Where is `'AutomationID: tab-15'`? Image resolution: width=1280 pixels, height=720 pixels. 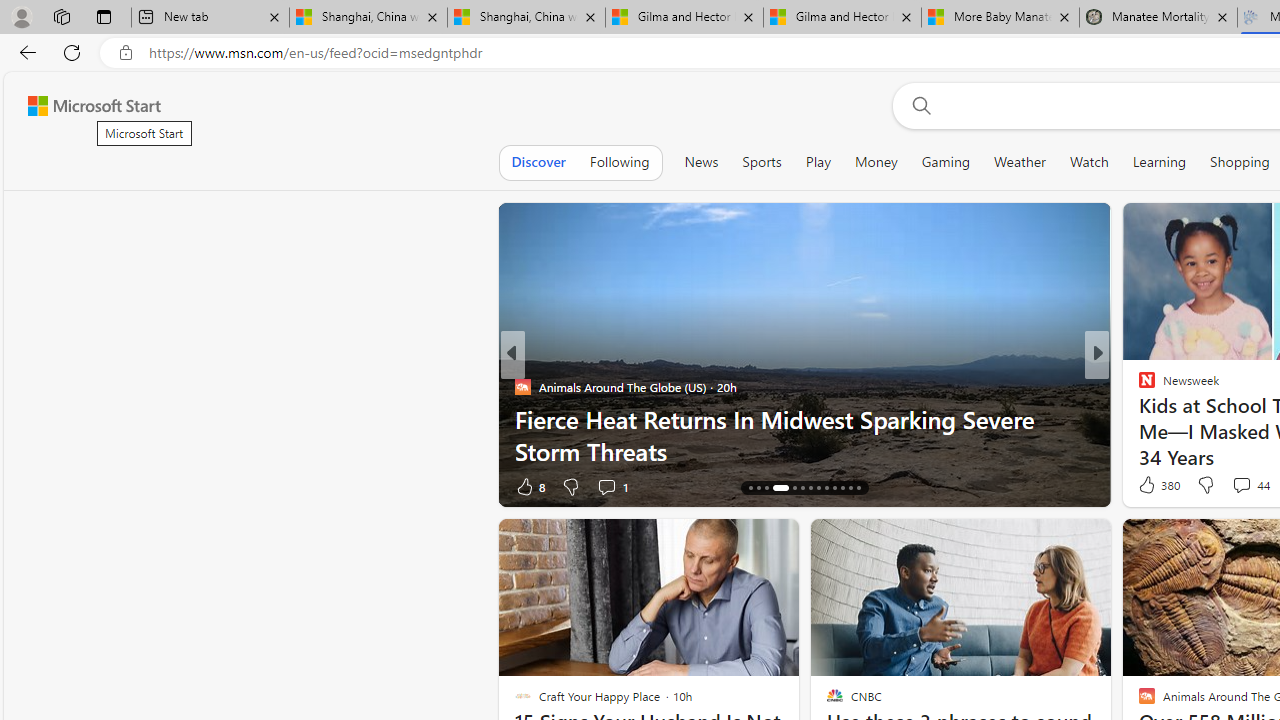
'AutomationID: tab-15' is located at coordinates (757, 488).